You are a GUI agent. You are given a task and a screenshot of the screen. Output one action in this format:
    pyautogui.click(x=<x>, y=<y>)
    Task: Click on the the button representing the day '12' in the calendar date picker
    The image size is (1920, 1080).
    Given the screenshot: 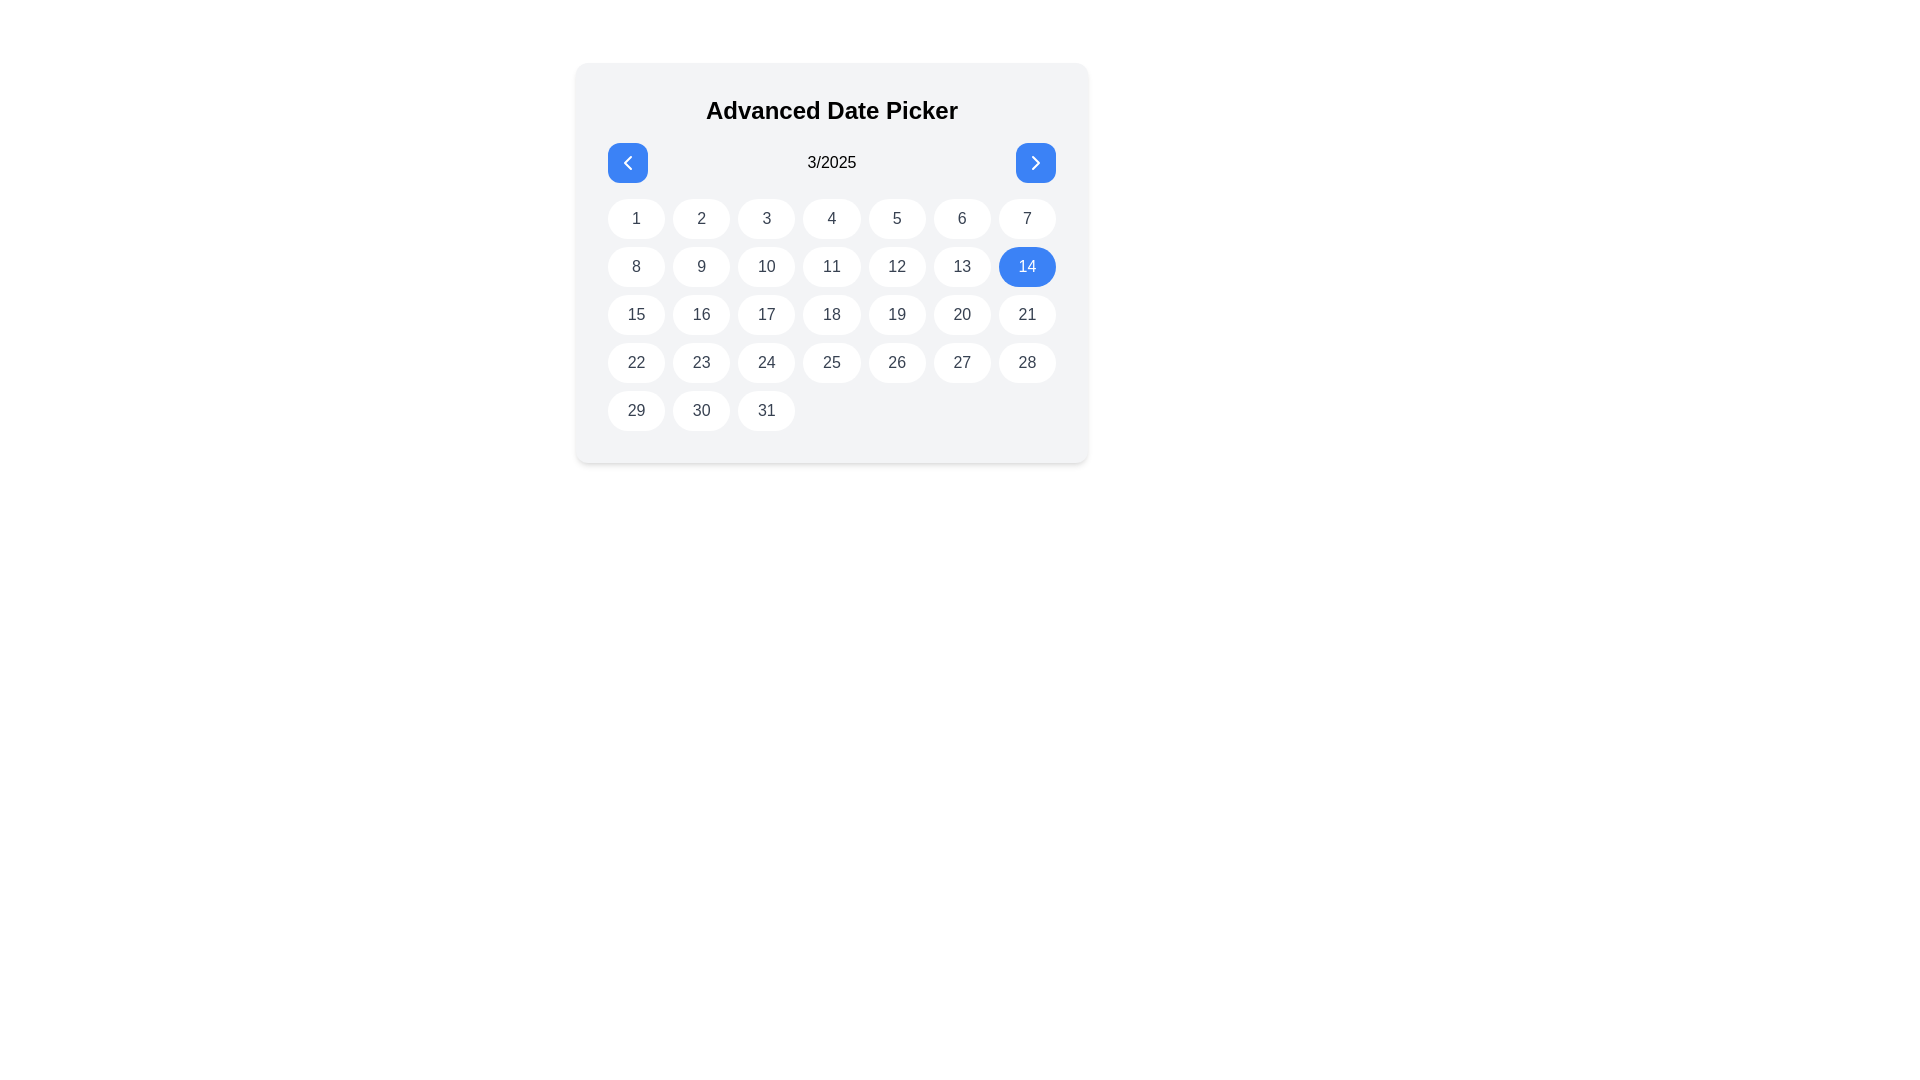 What is the action you would take?
    pyautogui.click(x=896, y=265)
    